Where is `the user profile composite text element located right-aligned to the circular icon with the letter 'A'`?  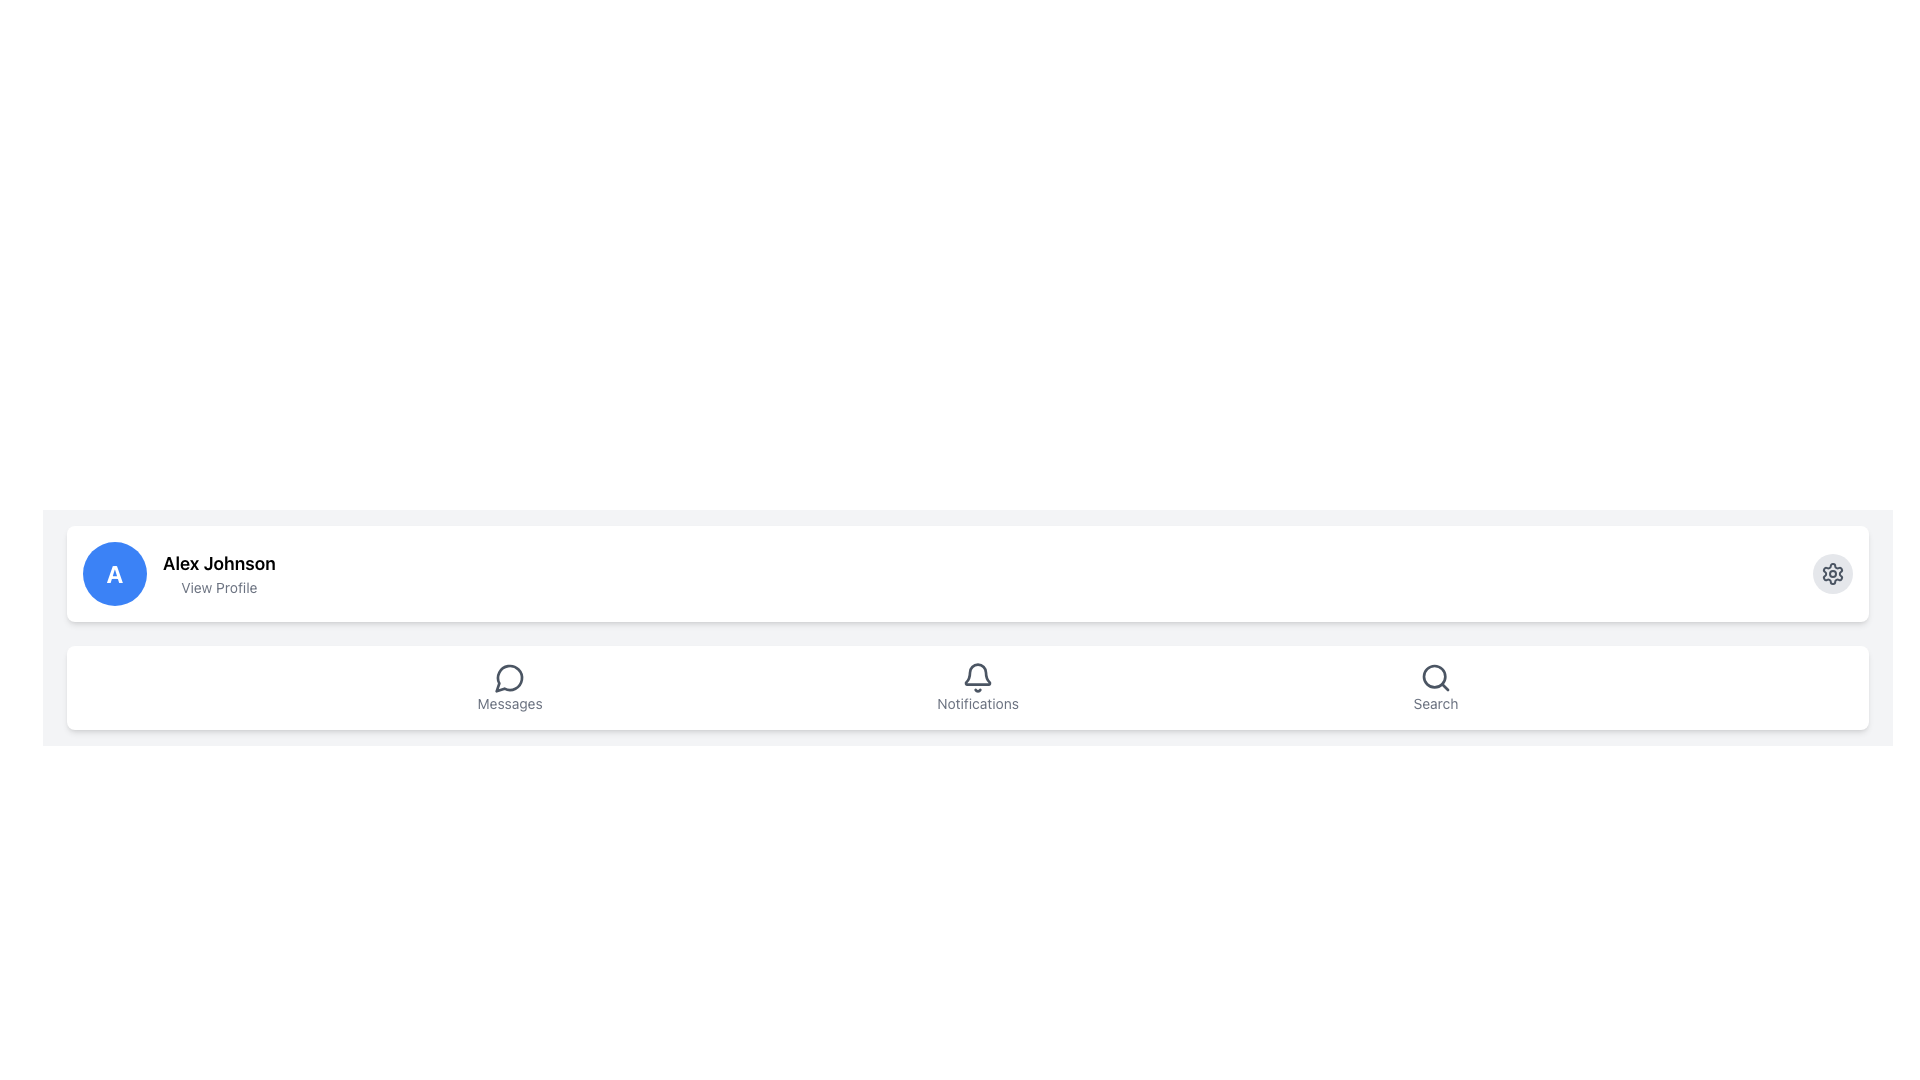
the user profile composite text element located right-aligned to the circular icon with the letter 'A' is located at coordinates (219, 574).